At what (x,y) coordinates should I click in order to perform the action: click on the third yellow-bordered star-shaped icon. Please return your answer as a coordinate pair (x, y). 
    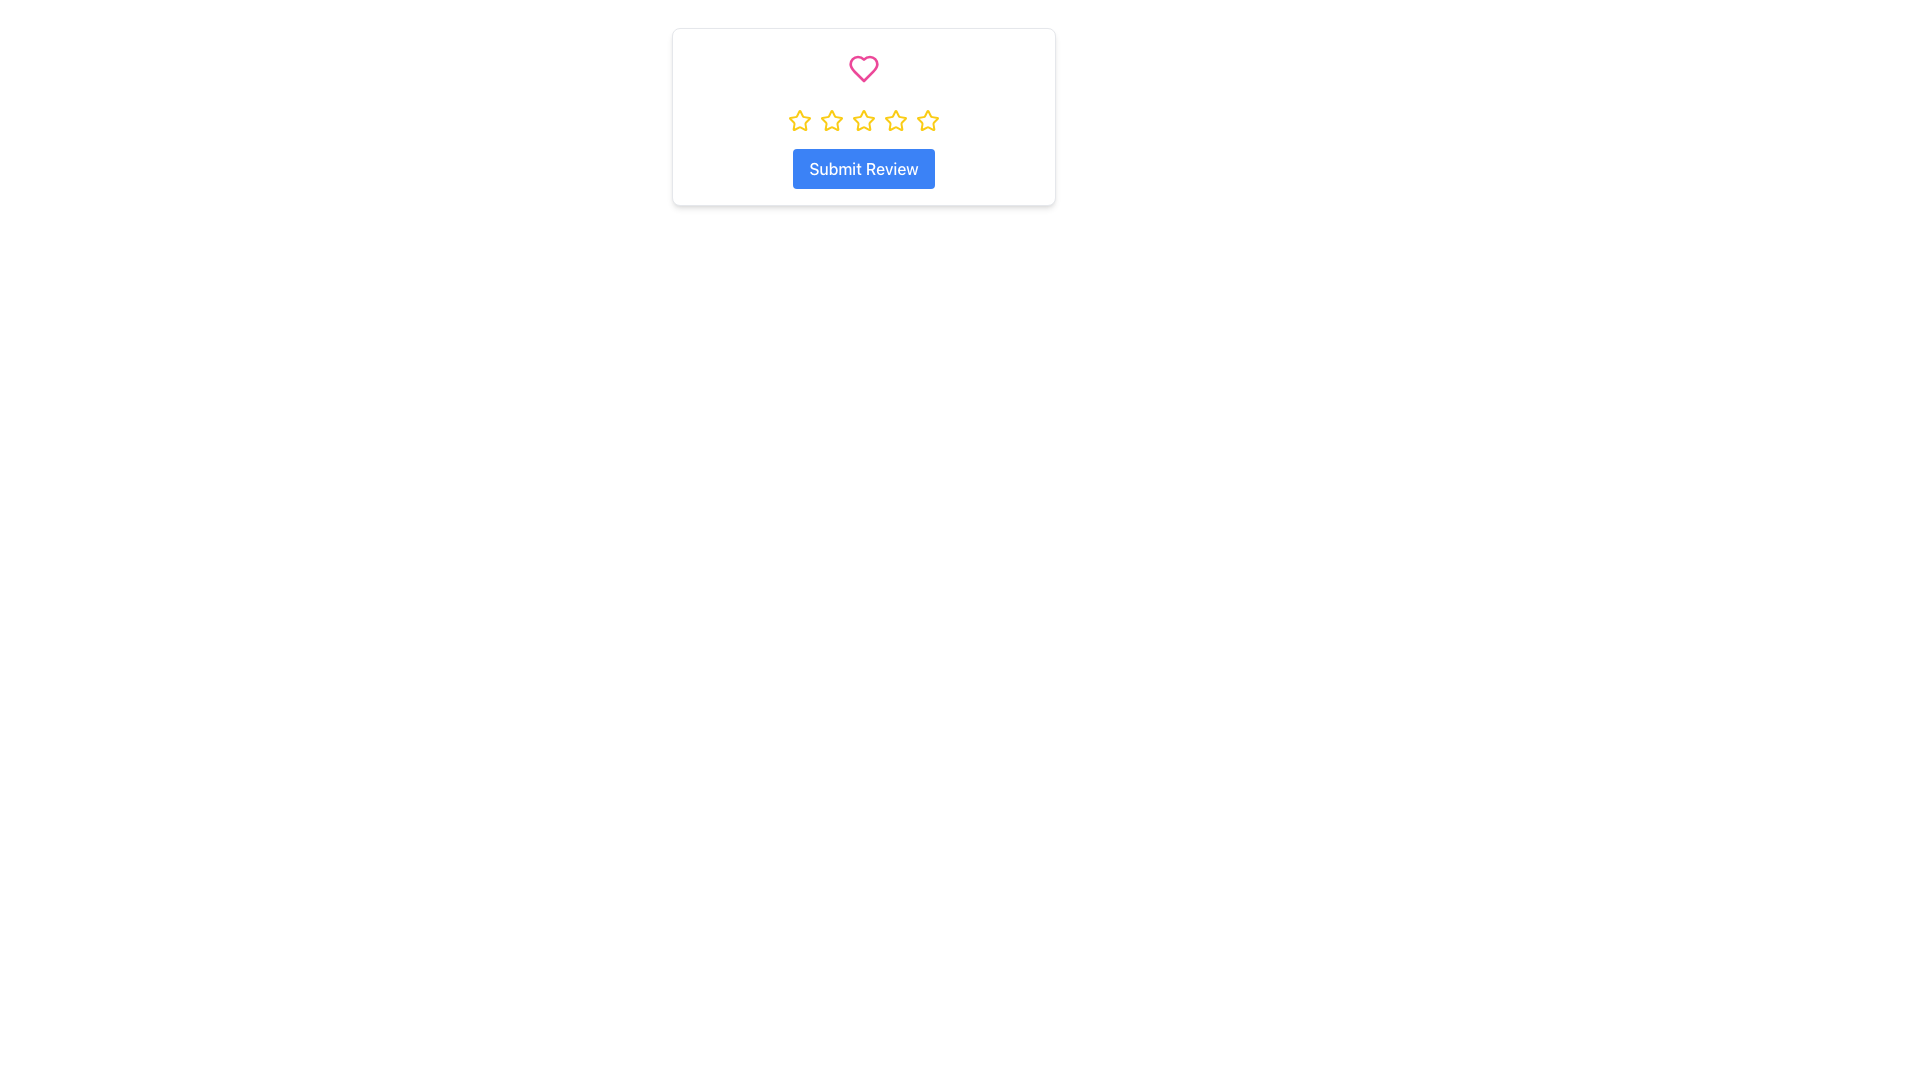
    Looking at the image, I should click on (864, 120).